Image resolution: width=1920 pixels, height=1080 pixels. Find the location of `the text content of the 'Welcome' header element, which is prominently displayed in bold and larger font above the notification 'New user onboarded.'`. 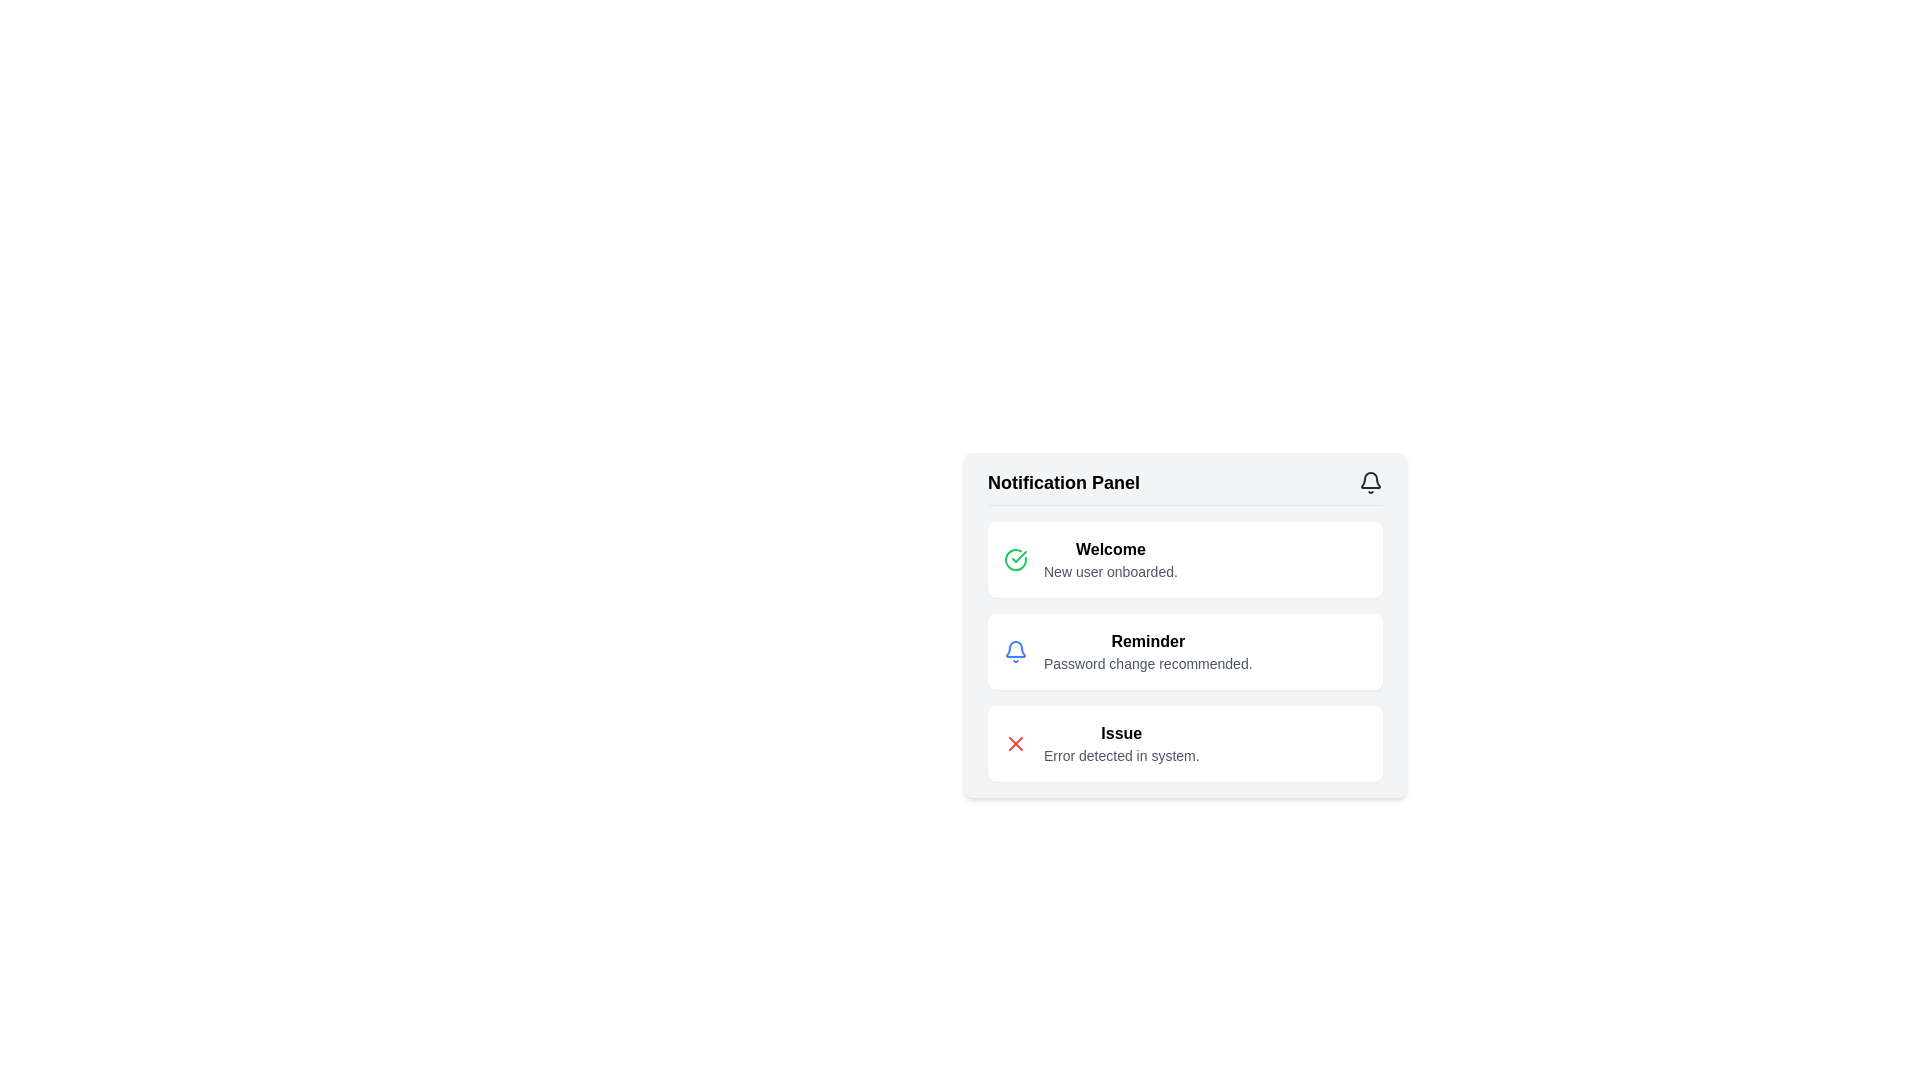

the text content of the 'Welcome' header element, which is prominently displayed in bold and larger font above the notification 'New user onboarded.' is located at coordinates (1109, 550).